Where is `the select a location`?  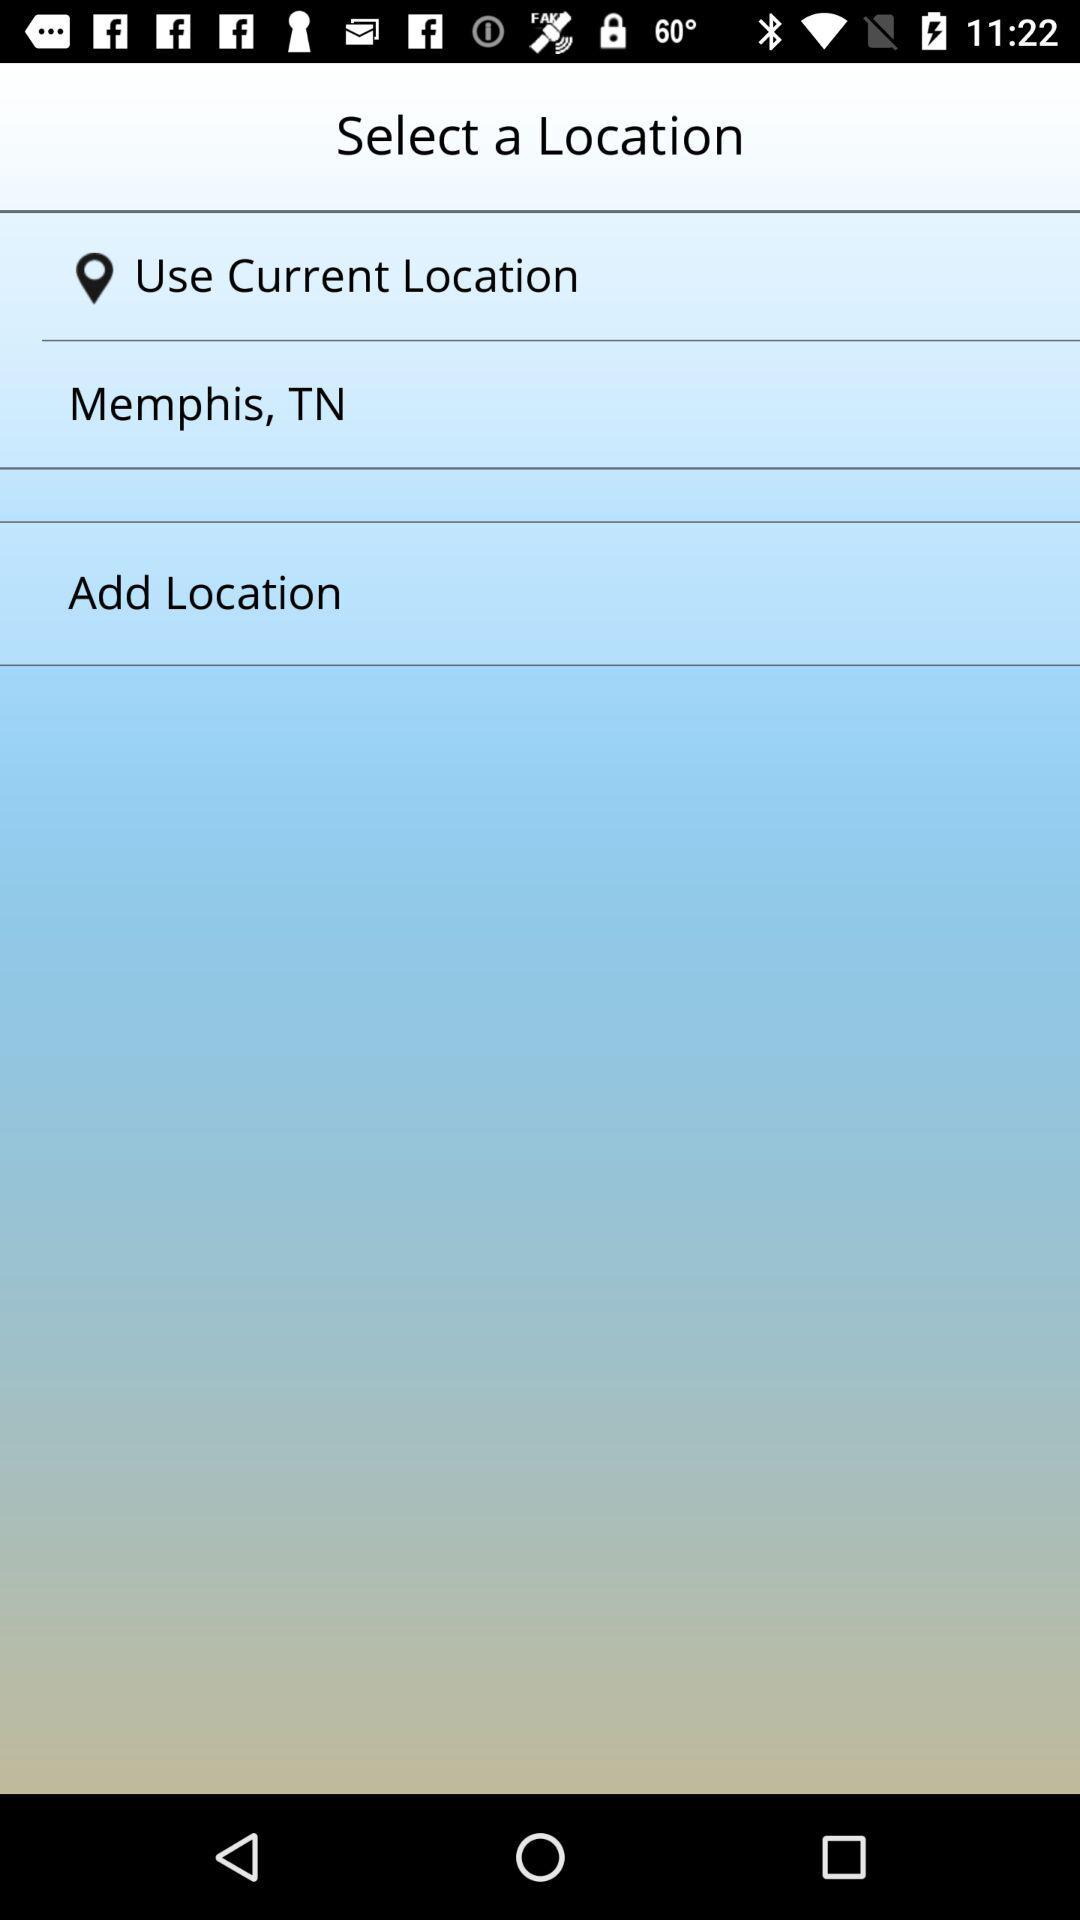
the select a location is located at coordinates (540, 149).